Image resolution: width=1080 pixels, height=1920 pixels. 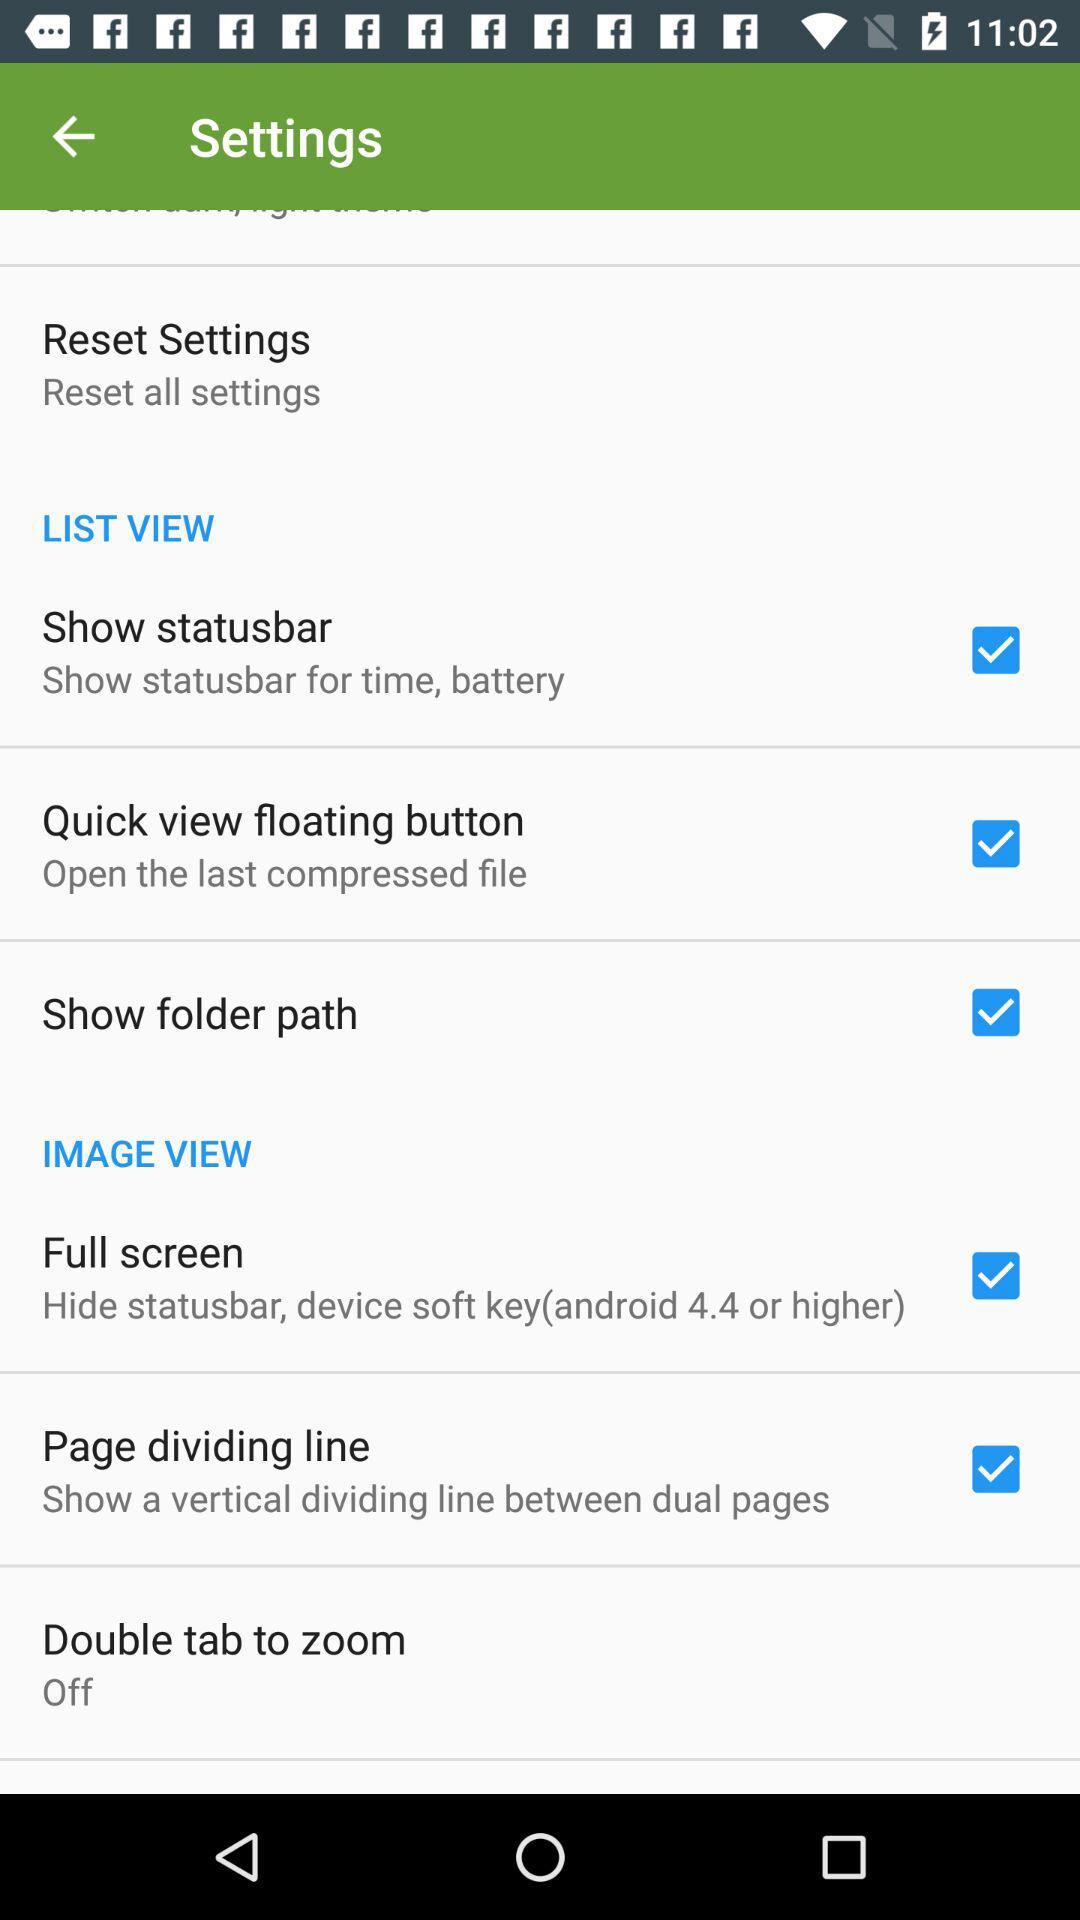 I want to click on the icon to the left of settings item, so click(x=72, y=135).